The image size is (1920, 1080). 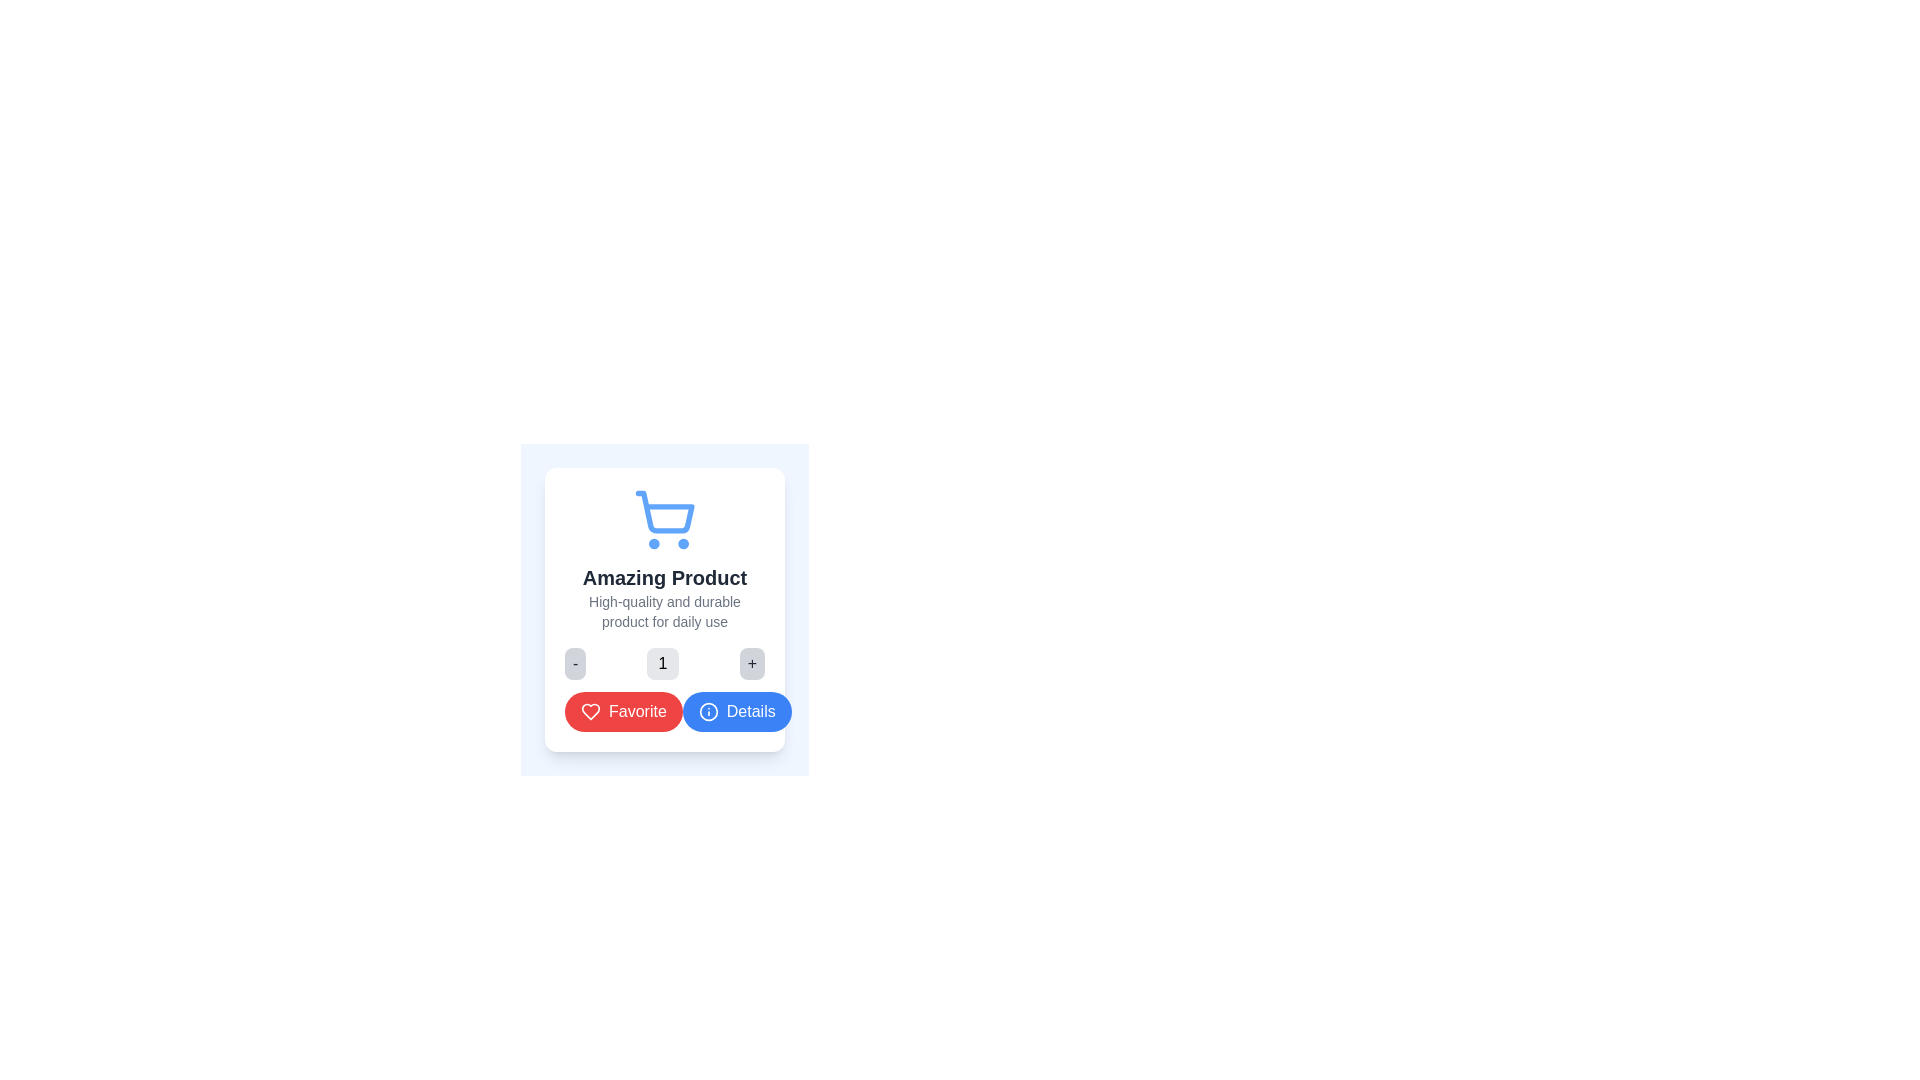 What do you see at coordinates (665, 663) in the screenshot?
I see `the '+' button of the Stepper control located below the product description to increase the numeric value displayed` at bounding box center [665, 663].